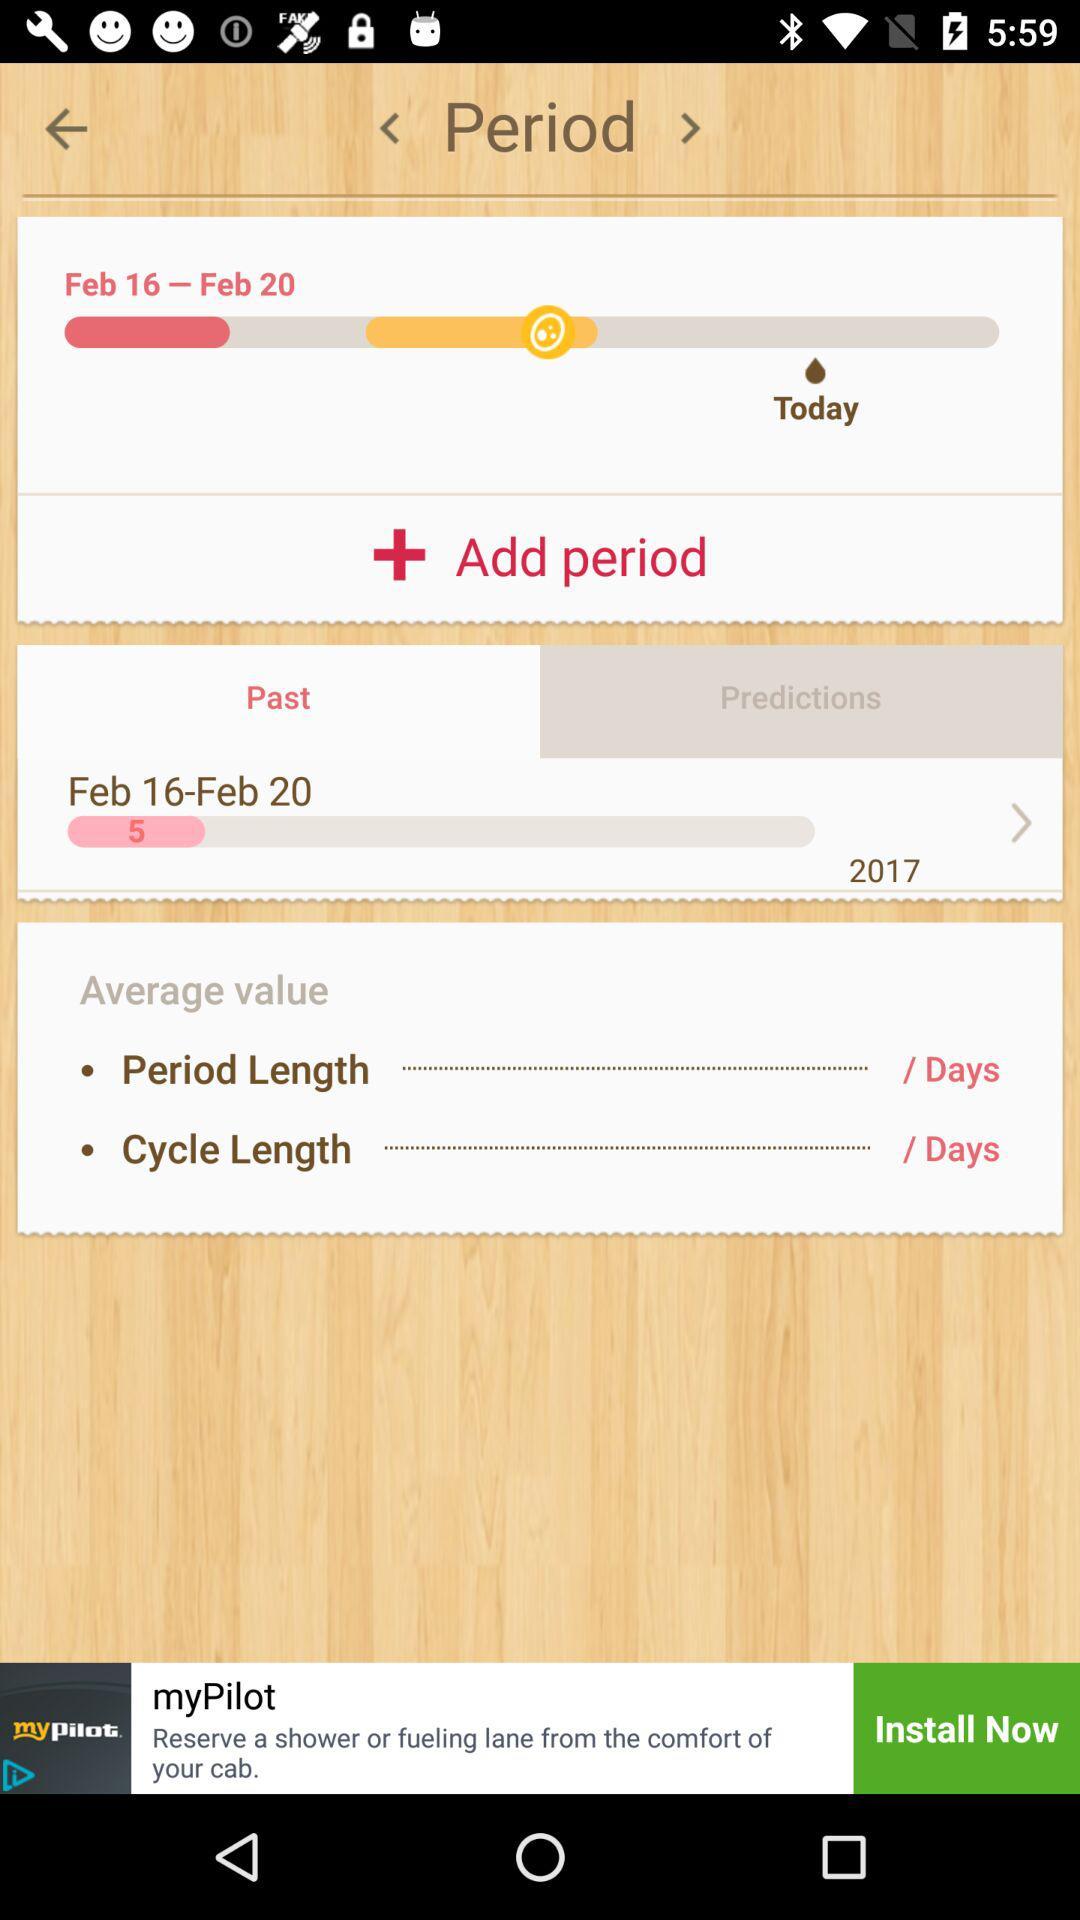  I want to click on the arrow_backward icon, so click(389, 127).